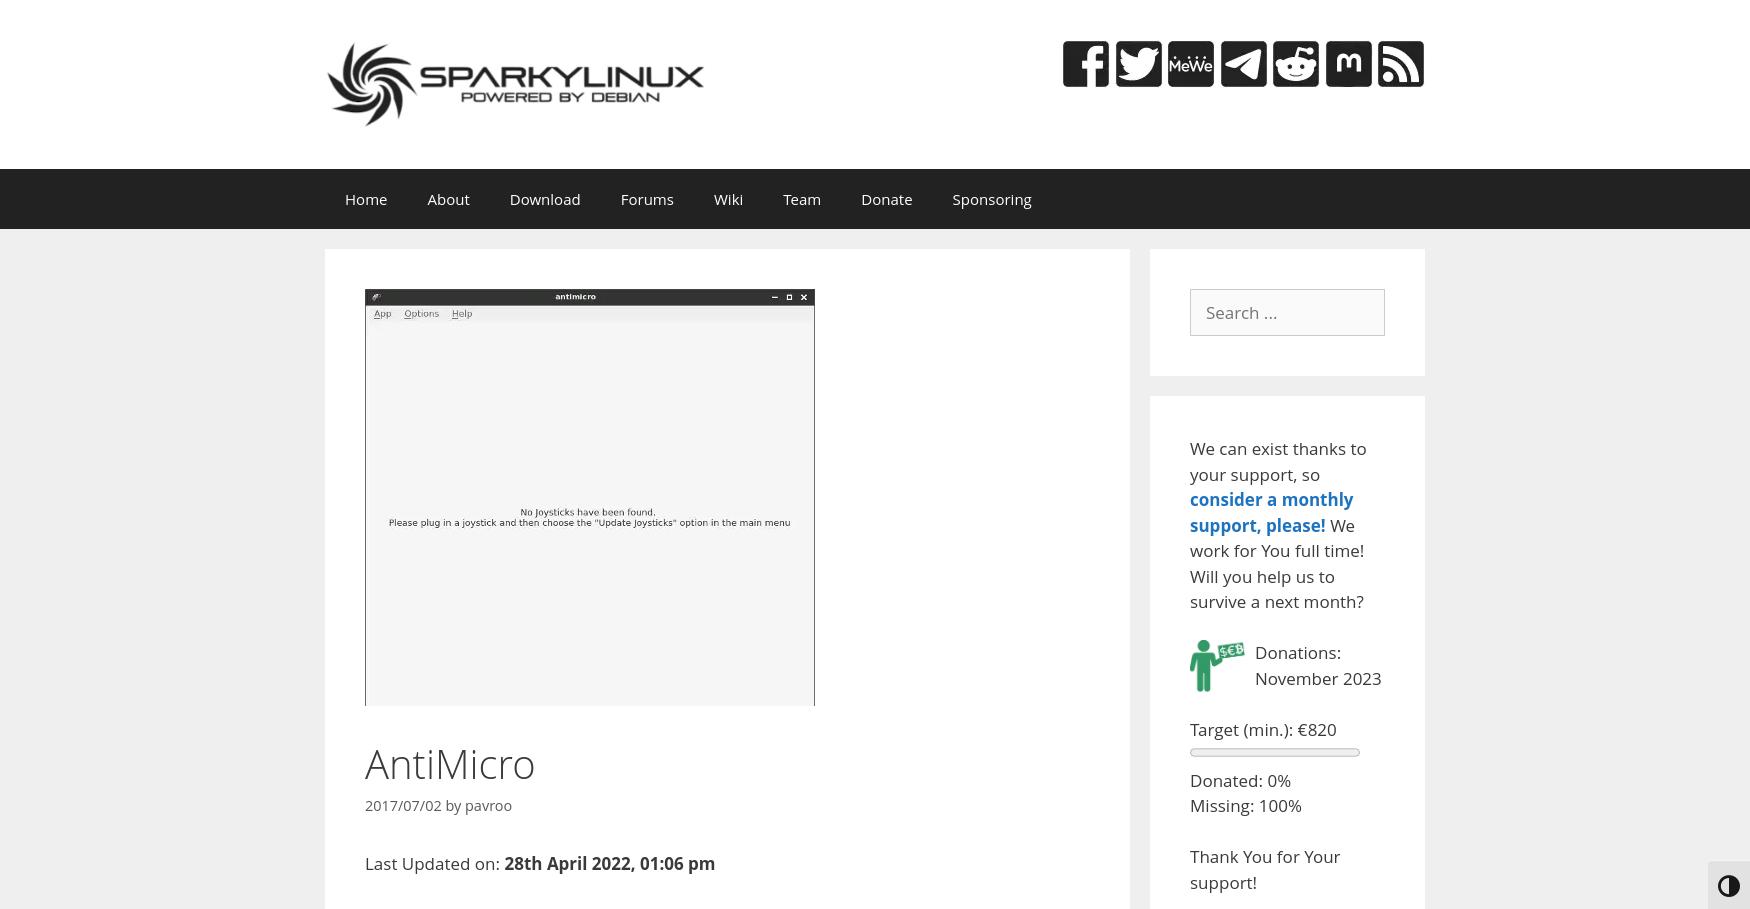 This screenshot has width=1750, height=909. What do you see at coordinates (1270, 511) in the screenshot?
I see `'consider a  monthly support, please!'` at bounding box center [1270, 511].